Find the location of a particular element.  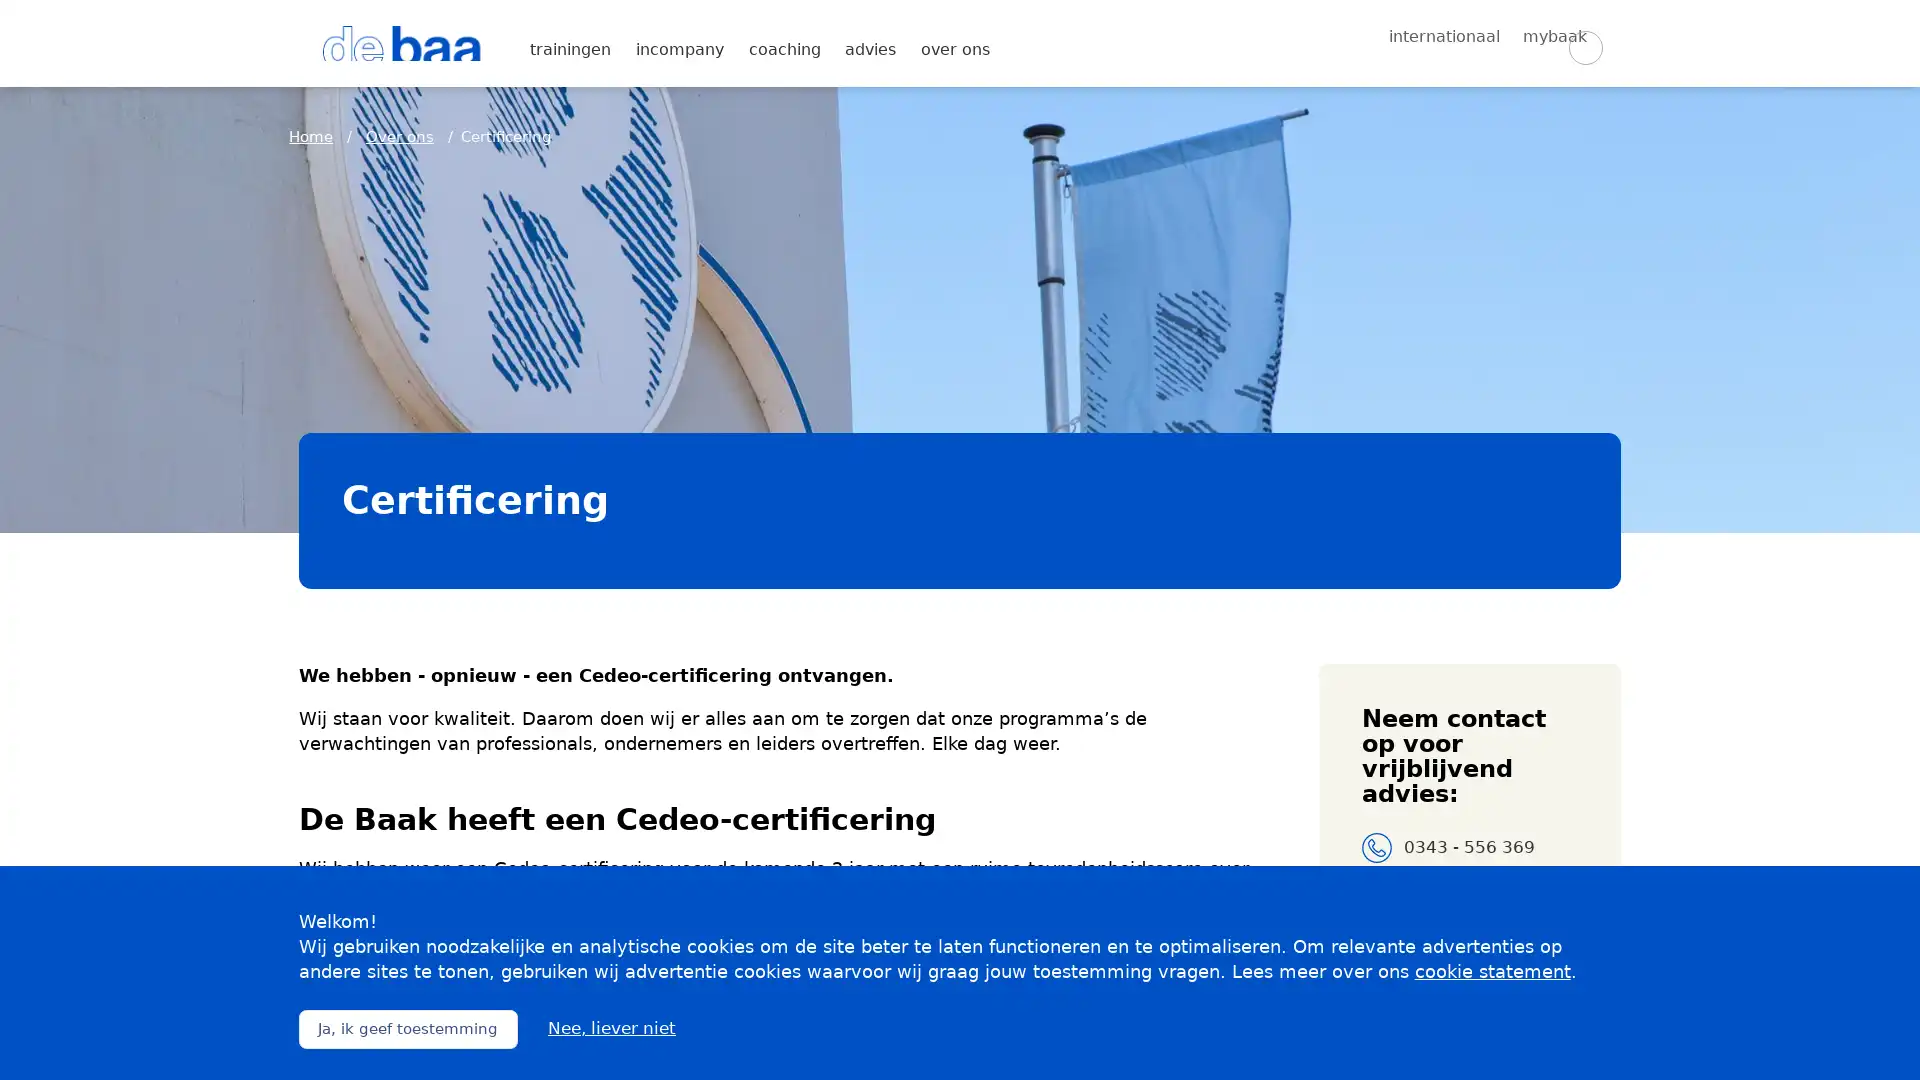

Zoeken is located at coordinates (1624, 104).